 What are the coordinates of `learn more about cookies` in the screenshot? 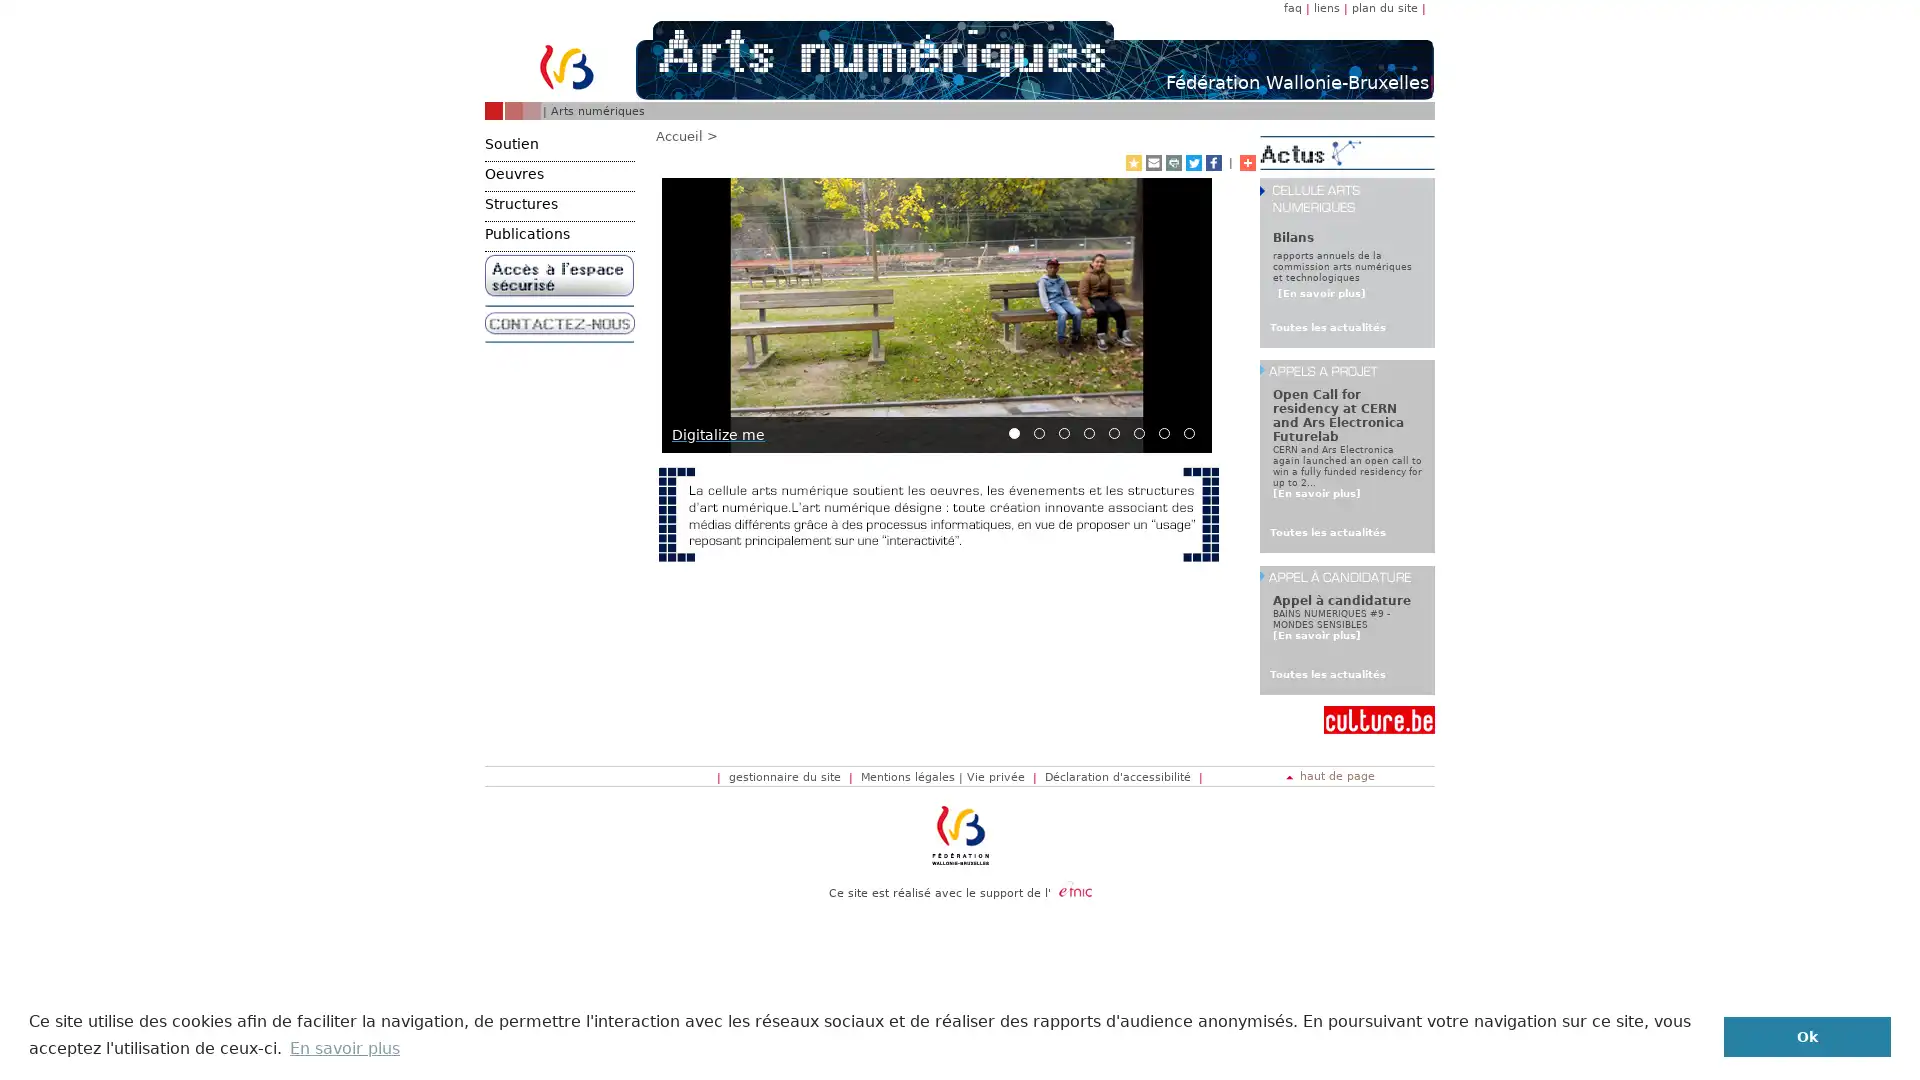 It's located at (344, 1047).